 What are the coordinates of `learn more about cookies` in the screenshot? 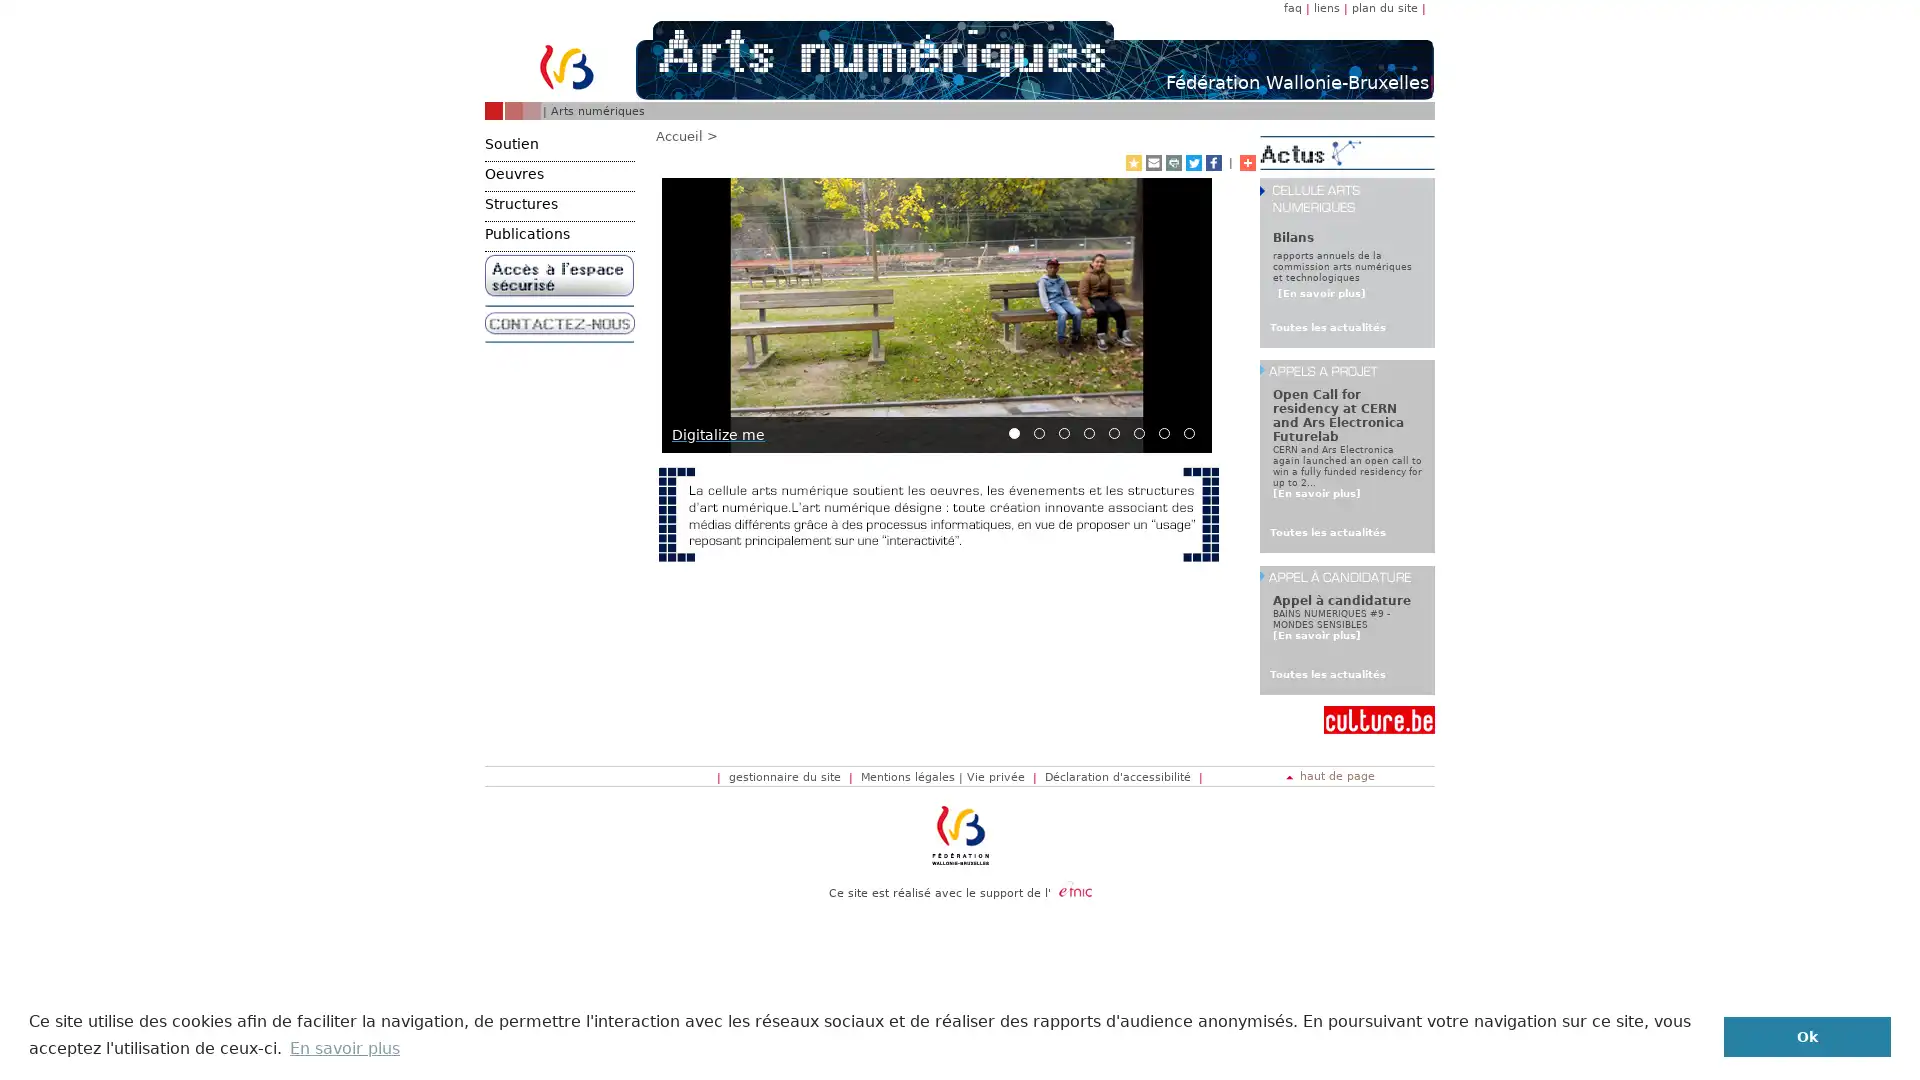 It's located at (344, 1047).